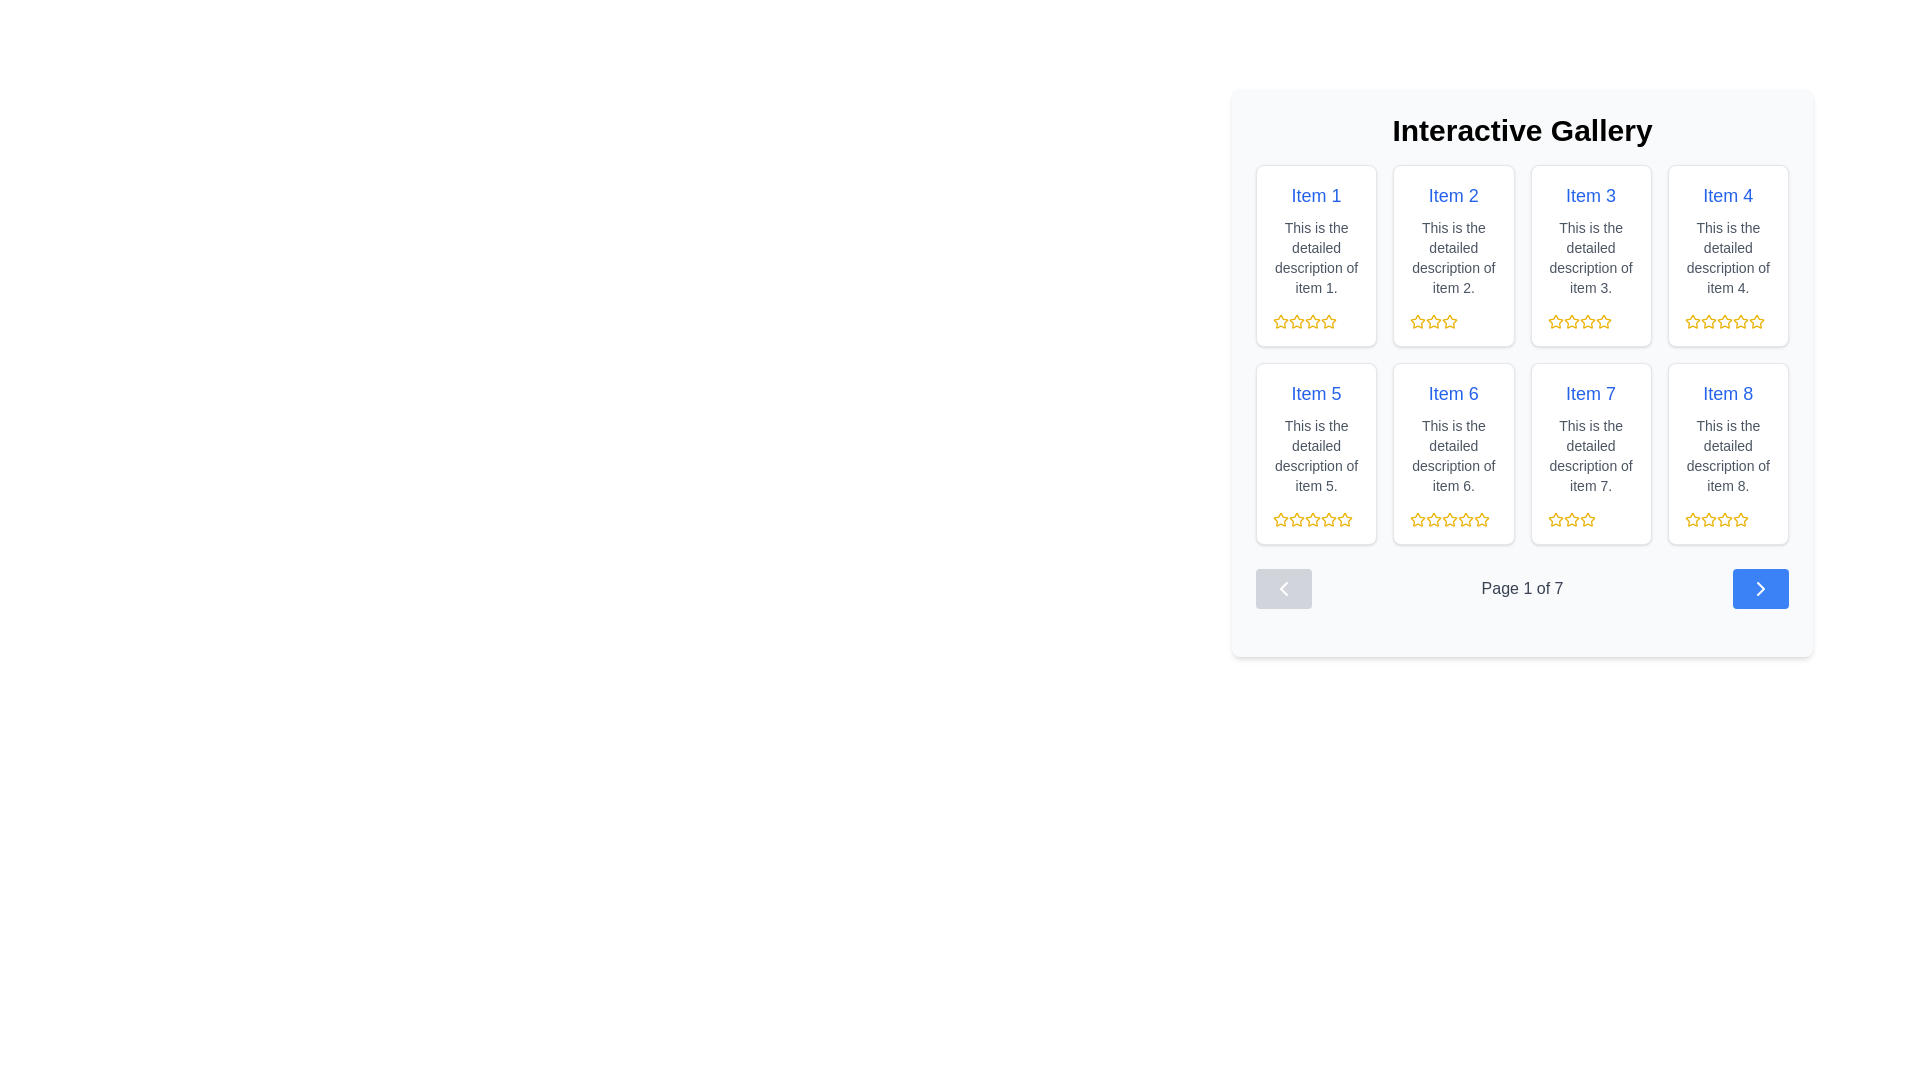 Image resolution: width=1920 pixels, height=1080 pixels. Describe the element at coordinates (1570, 518) in the screenshot. I see `the second yellow star icon in the rating set located under the description of 'Item 7' in the gallery` at that location.